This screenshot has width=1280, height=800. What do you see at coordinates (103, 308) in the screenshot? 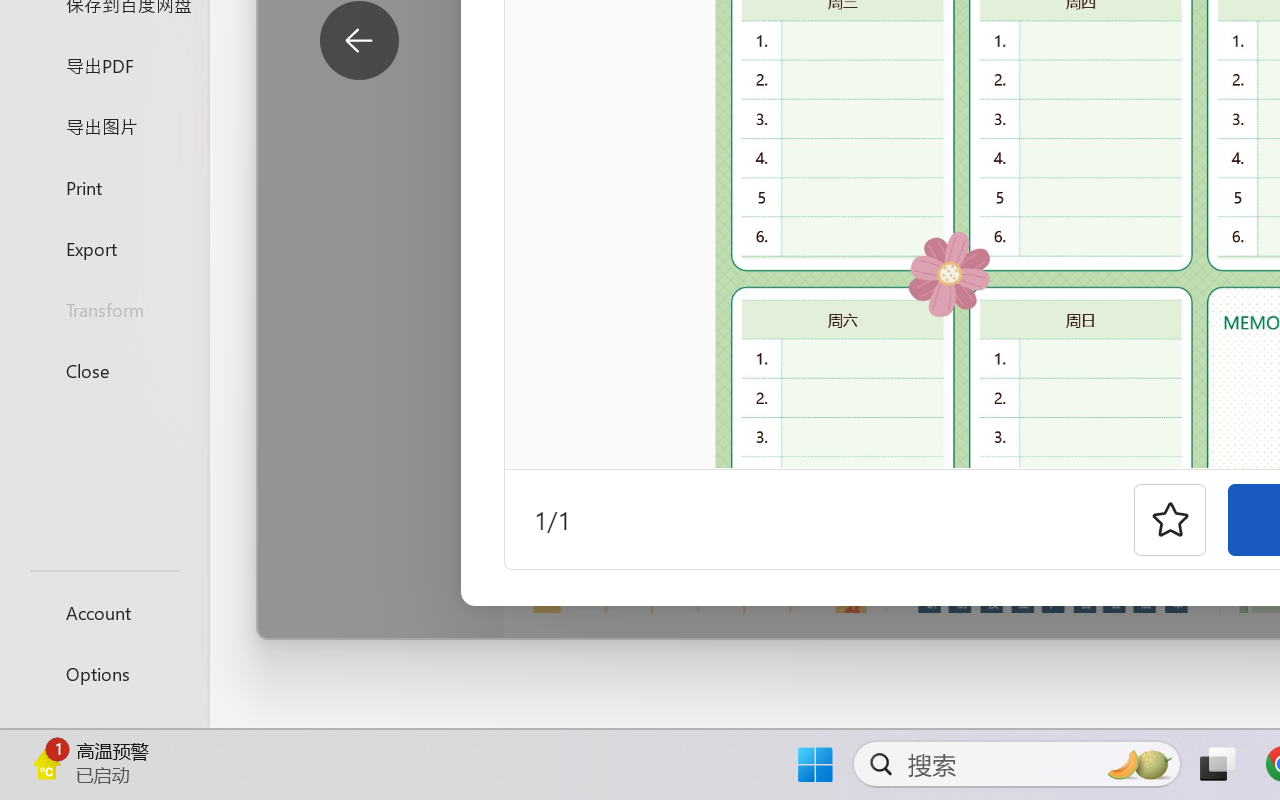
I see `'Transform'` at bounding box center [103, 308].